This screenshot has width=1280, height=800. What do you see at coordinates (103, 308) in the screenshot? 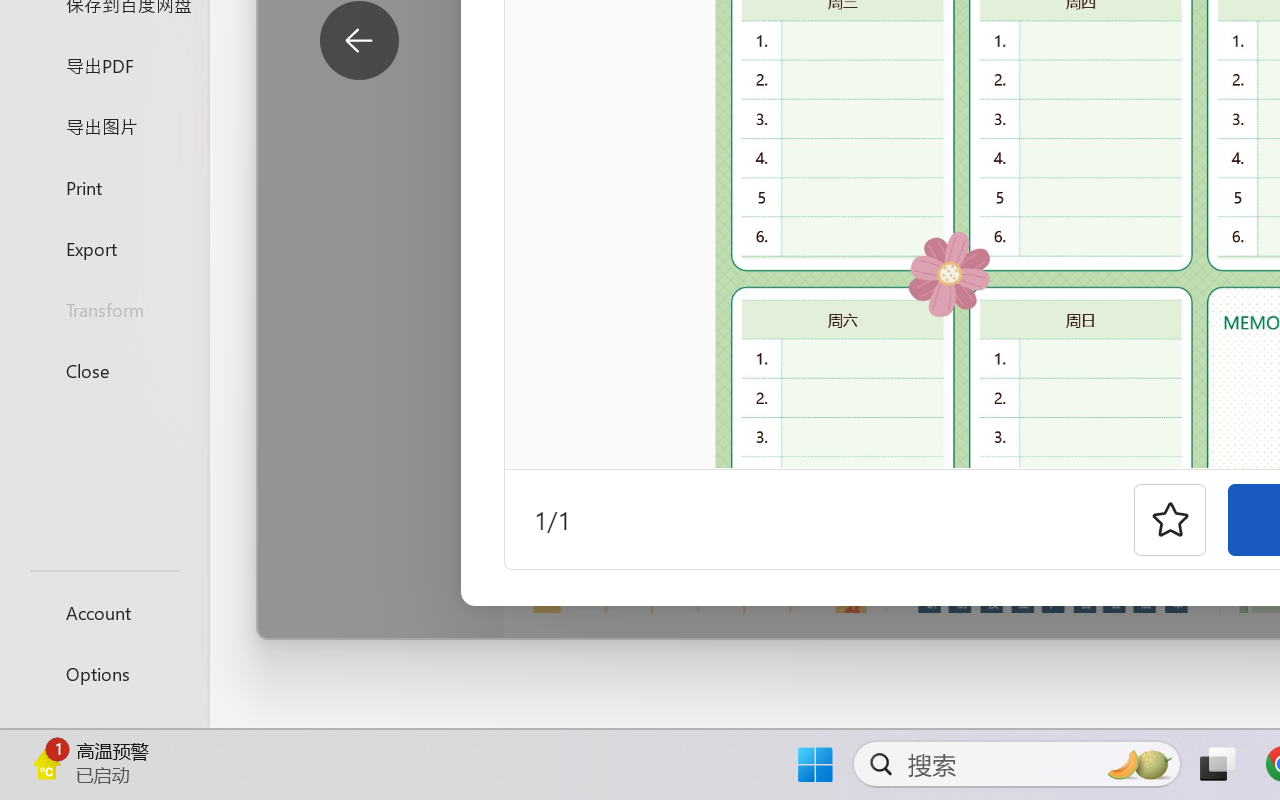
I see `'Transform'` at bounding box center [103, 308].